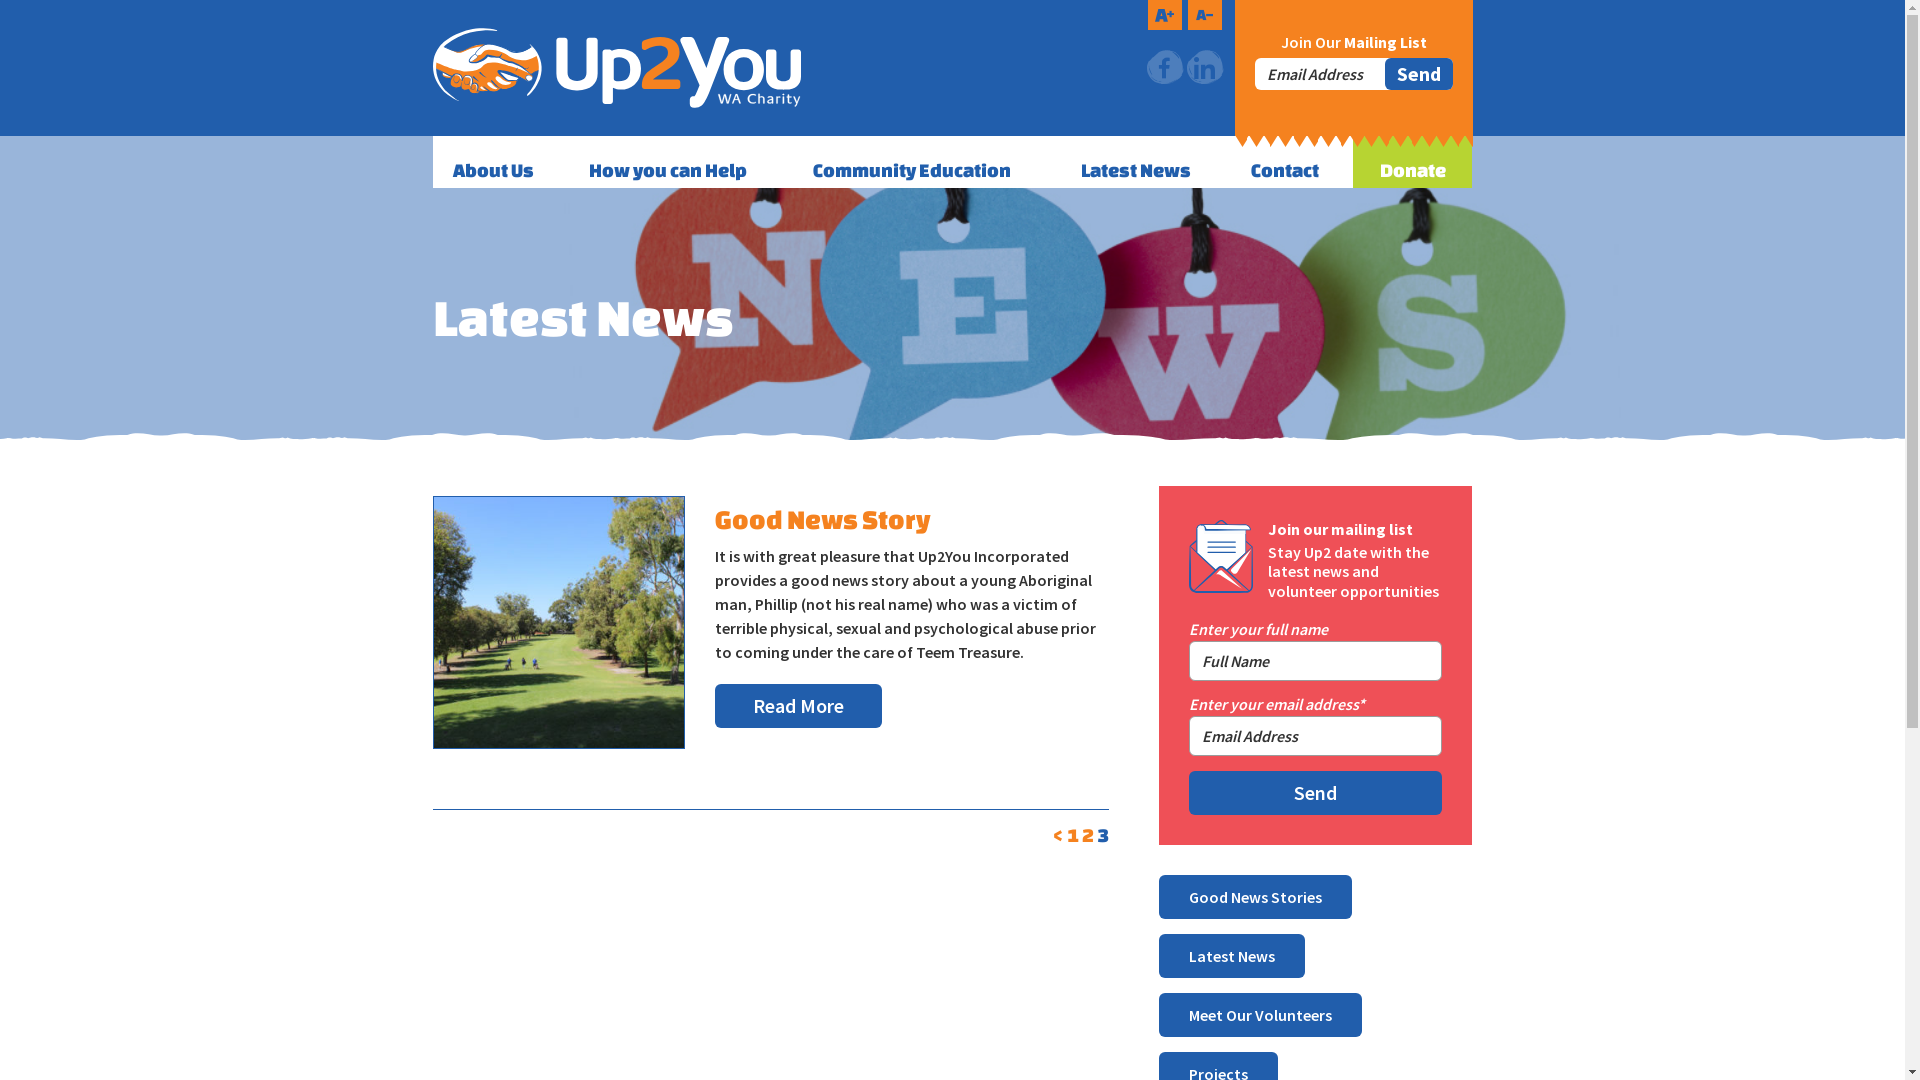 This screenshot has height=1080, width=1920. Describe the element at coordinates (1416, 72) in the screenshot. I see `'Send'` at that location.